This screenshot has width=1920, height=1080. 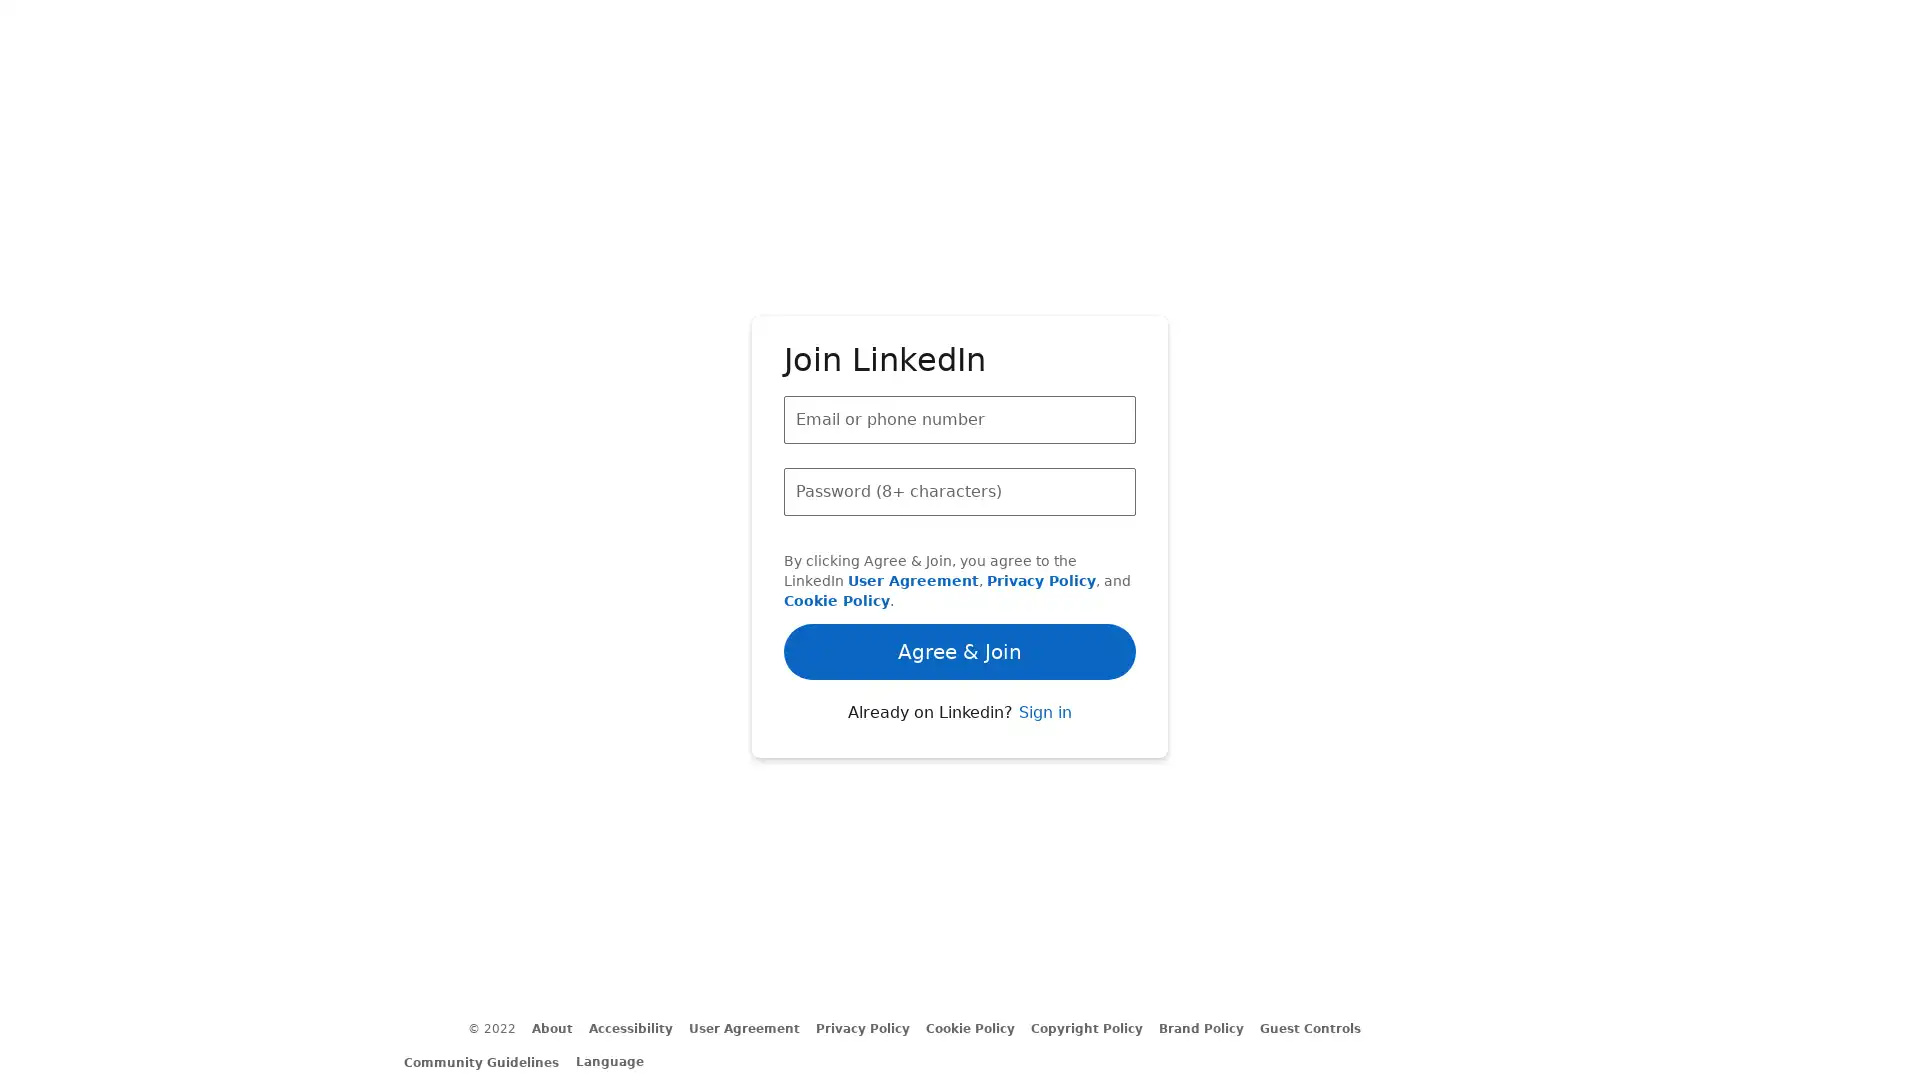 I want to click on Agree & Join, so click(x=960, y=593).